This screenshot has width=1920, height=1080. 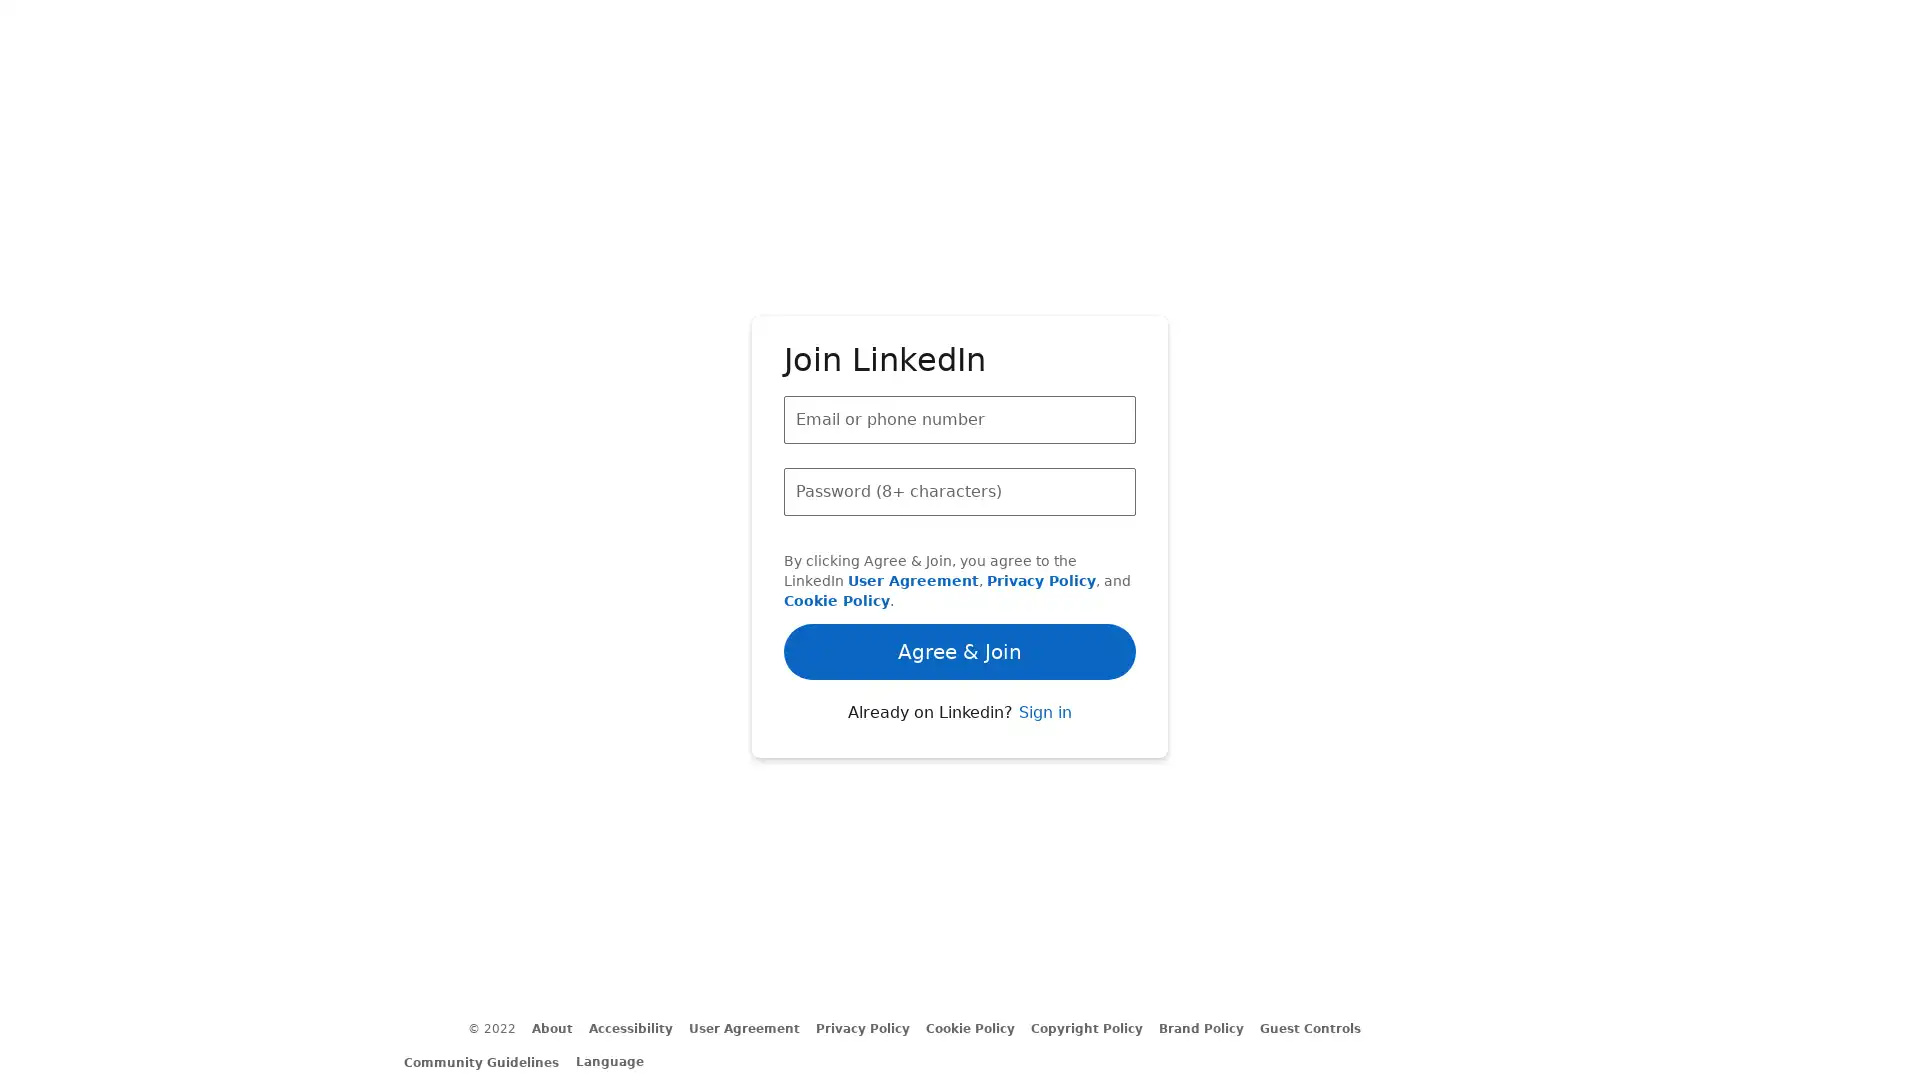 I want to click on Agree & Join, so click(x=960, y=593).